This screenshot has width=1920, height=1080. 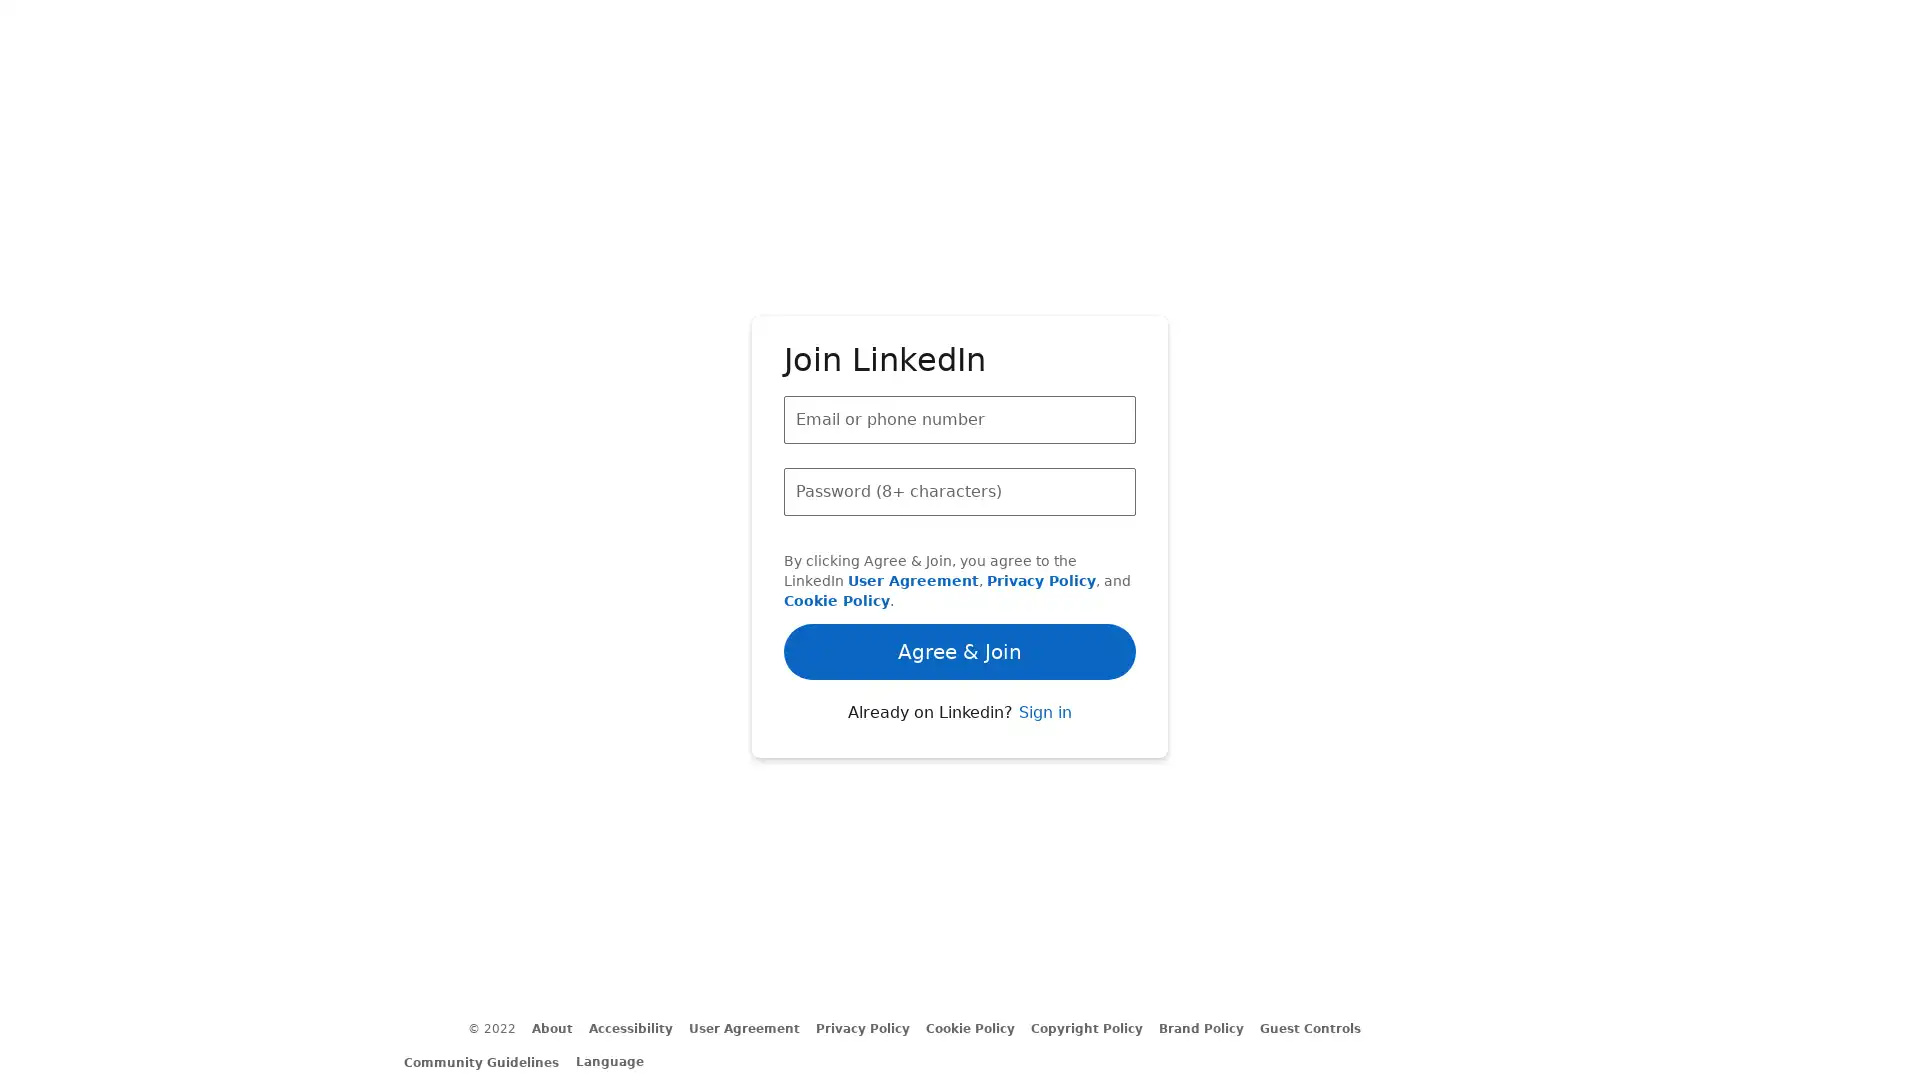 I want to click on Agree & Join, so click(x=960, y=593).